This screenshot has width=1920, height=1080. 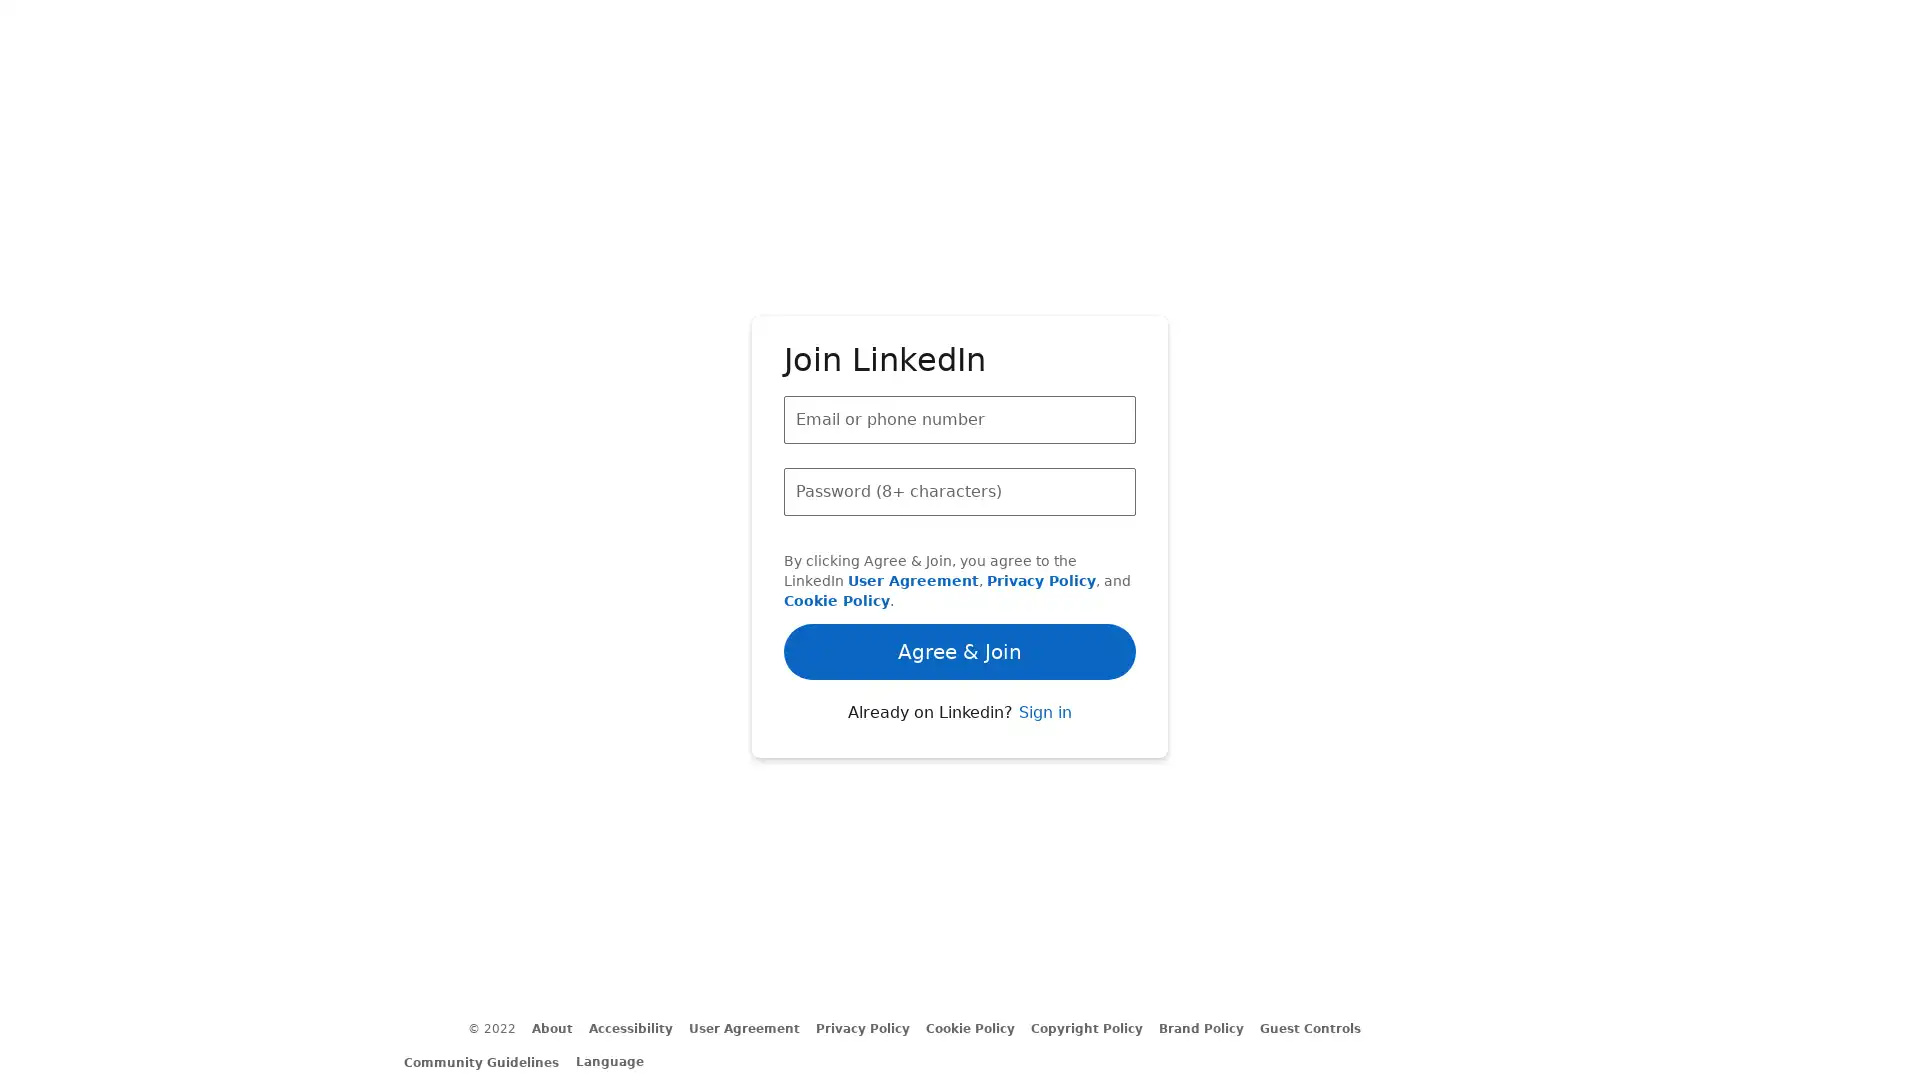 I want to click on Agree & Join, so click(x=960, y=593).